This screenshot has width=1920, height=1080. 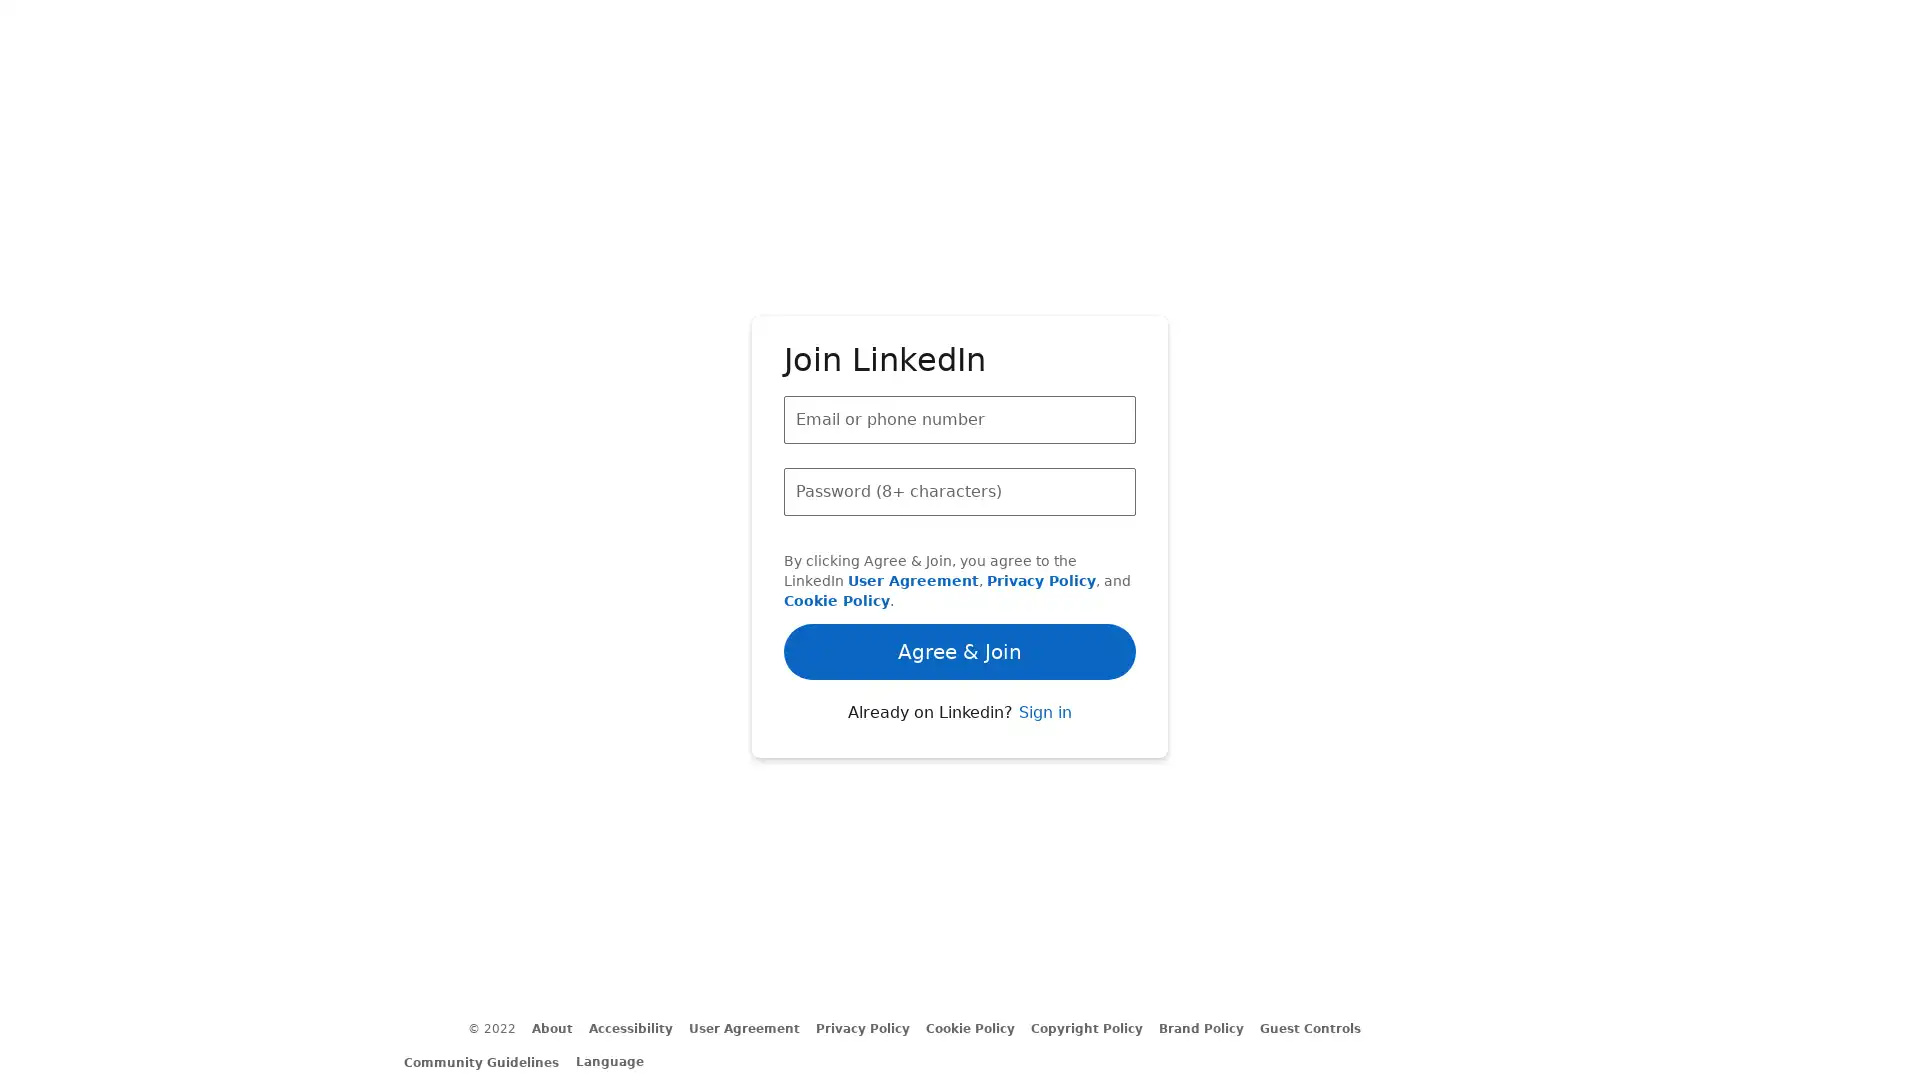 I want to click on Agree & Join, so click(x=960, y=593).